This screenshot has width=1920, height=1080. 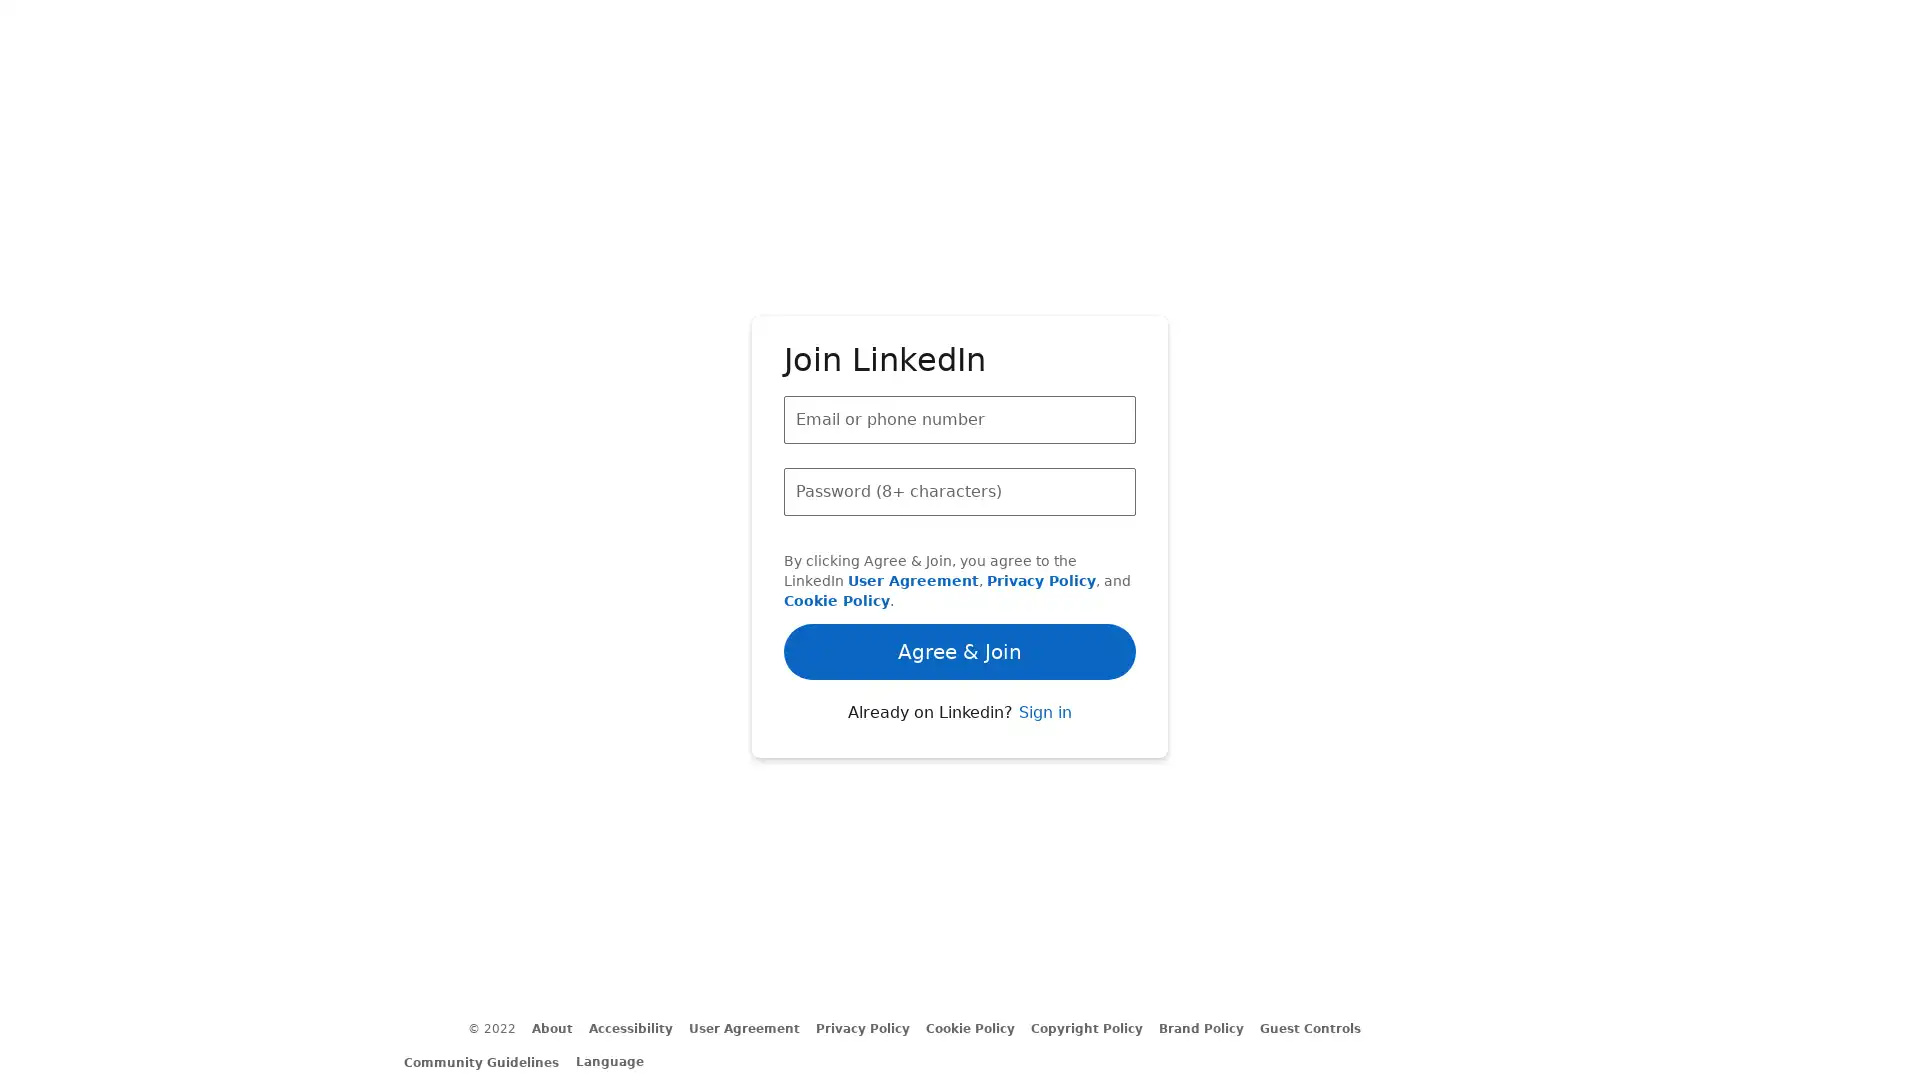 I want to click on Agree & Join, so click(x=960, y=593).